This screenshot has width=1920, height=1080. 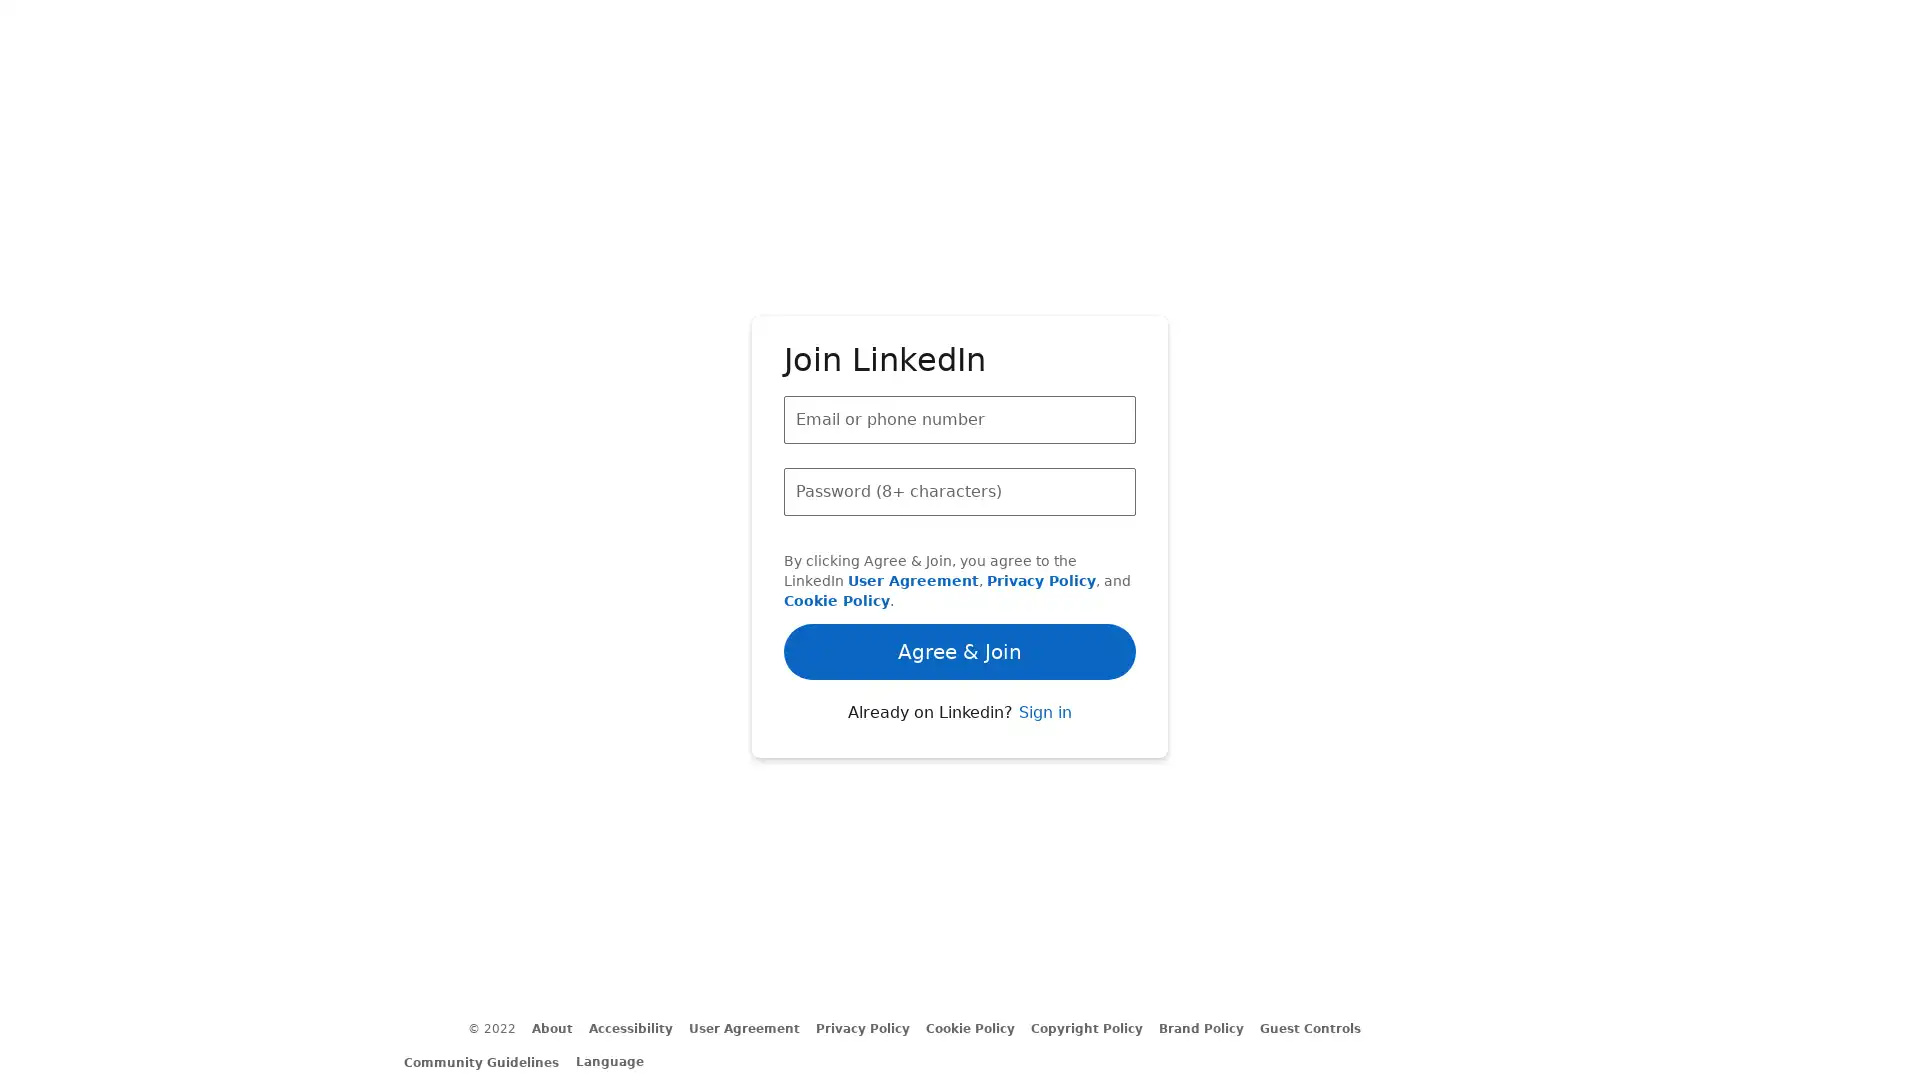 I want to click on Agree & Join, so click(x=960, y=593).